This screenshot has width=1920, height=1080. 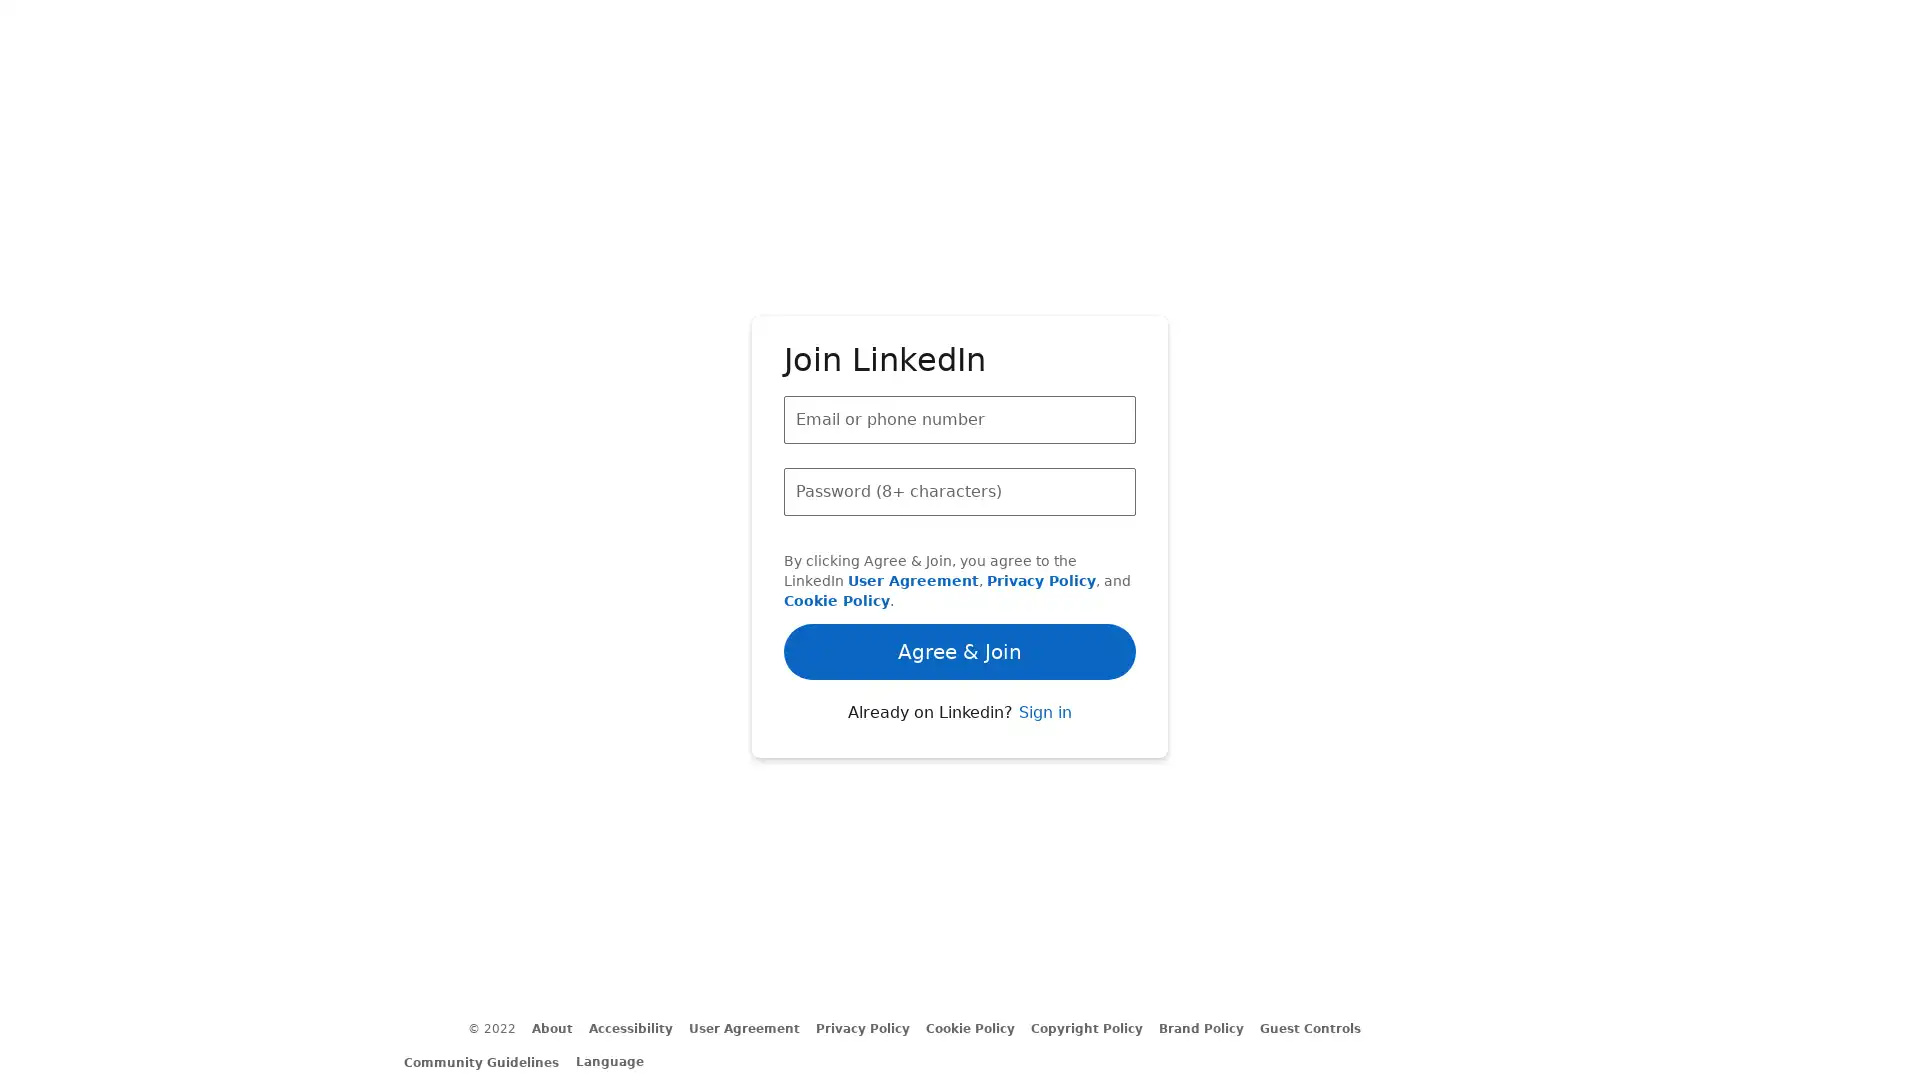 I want to click on Agree & Join, so click(x=960, y=593).